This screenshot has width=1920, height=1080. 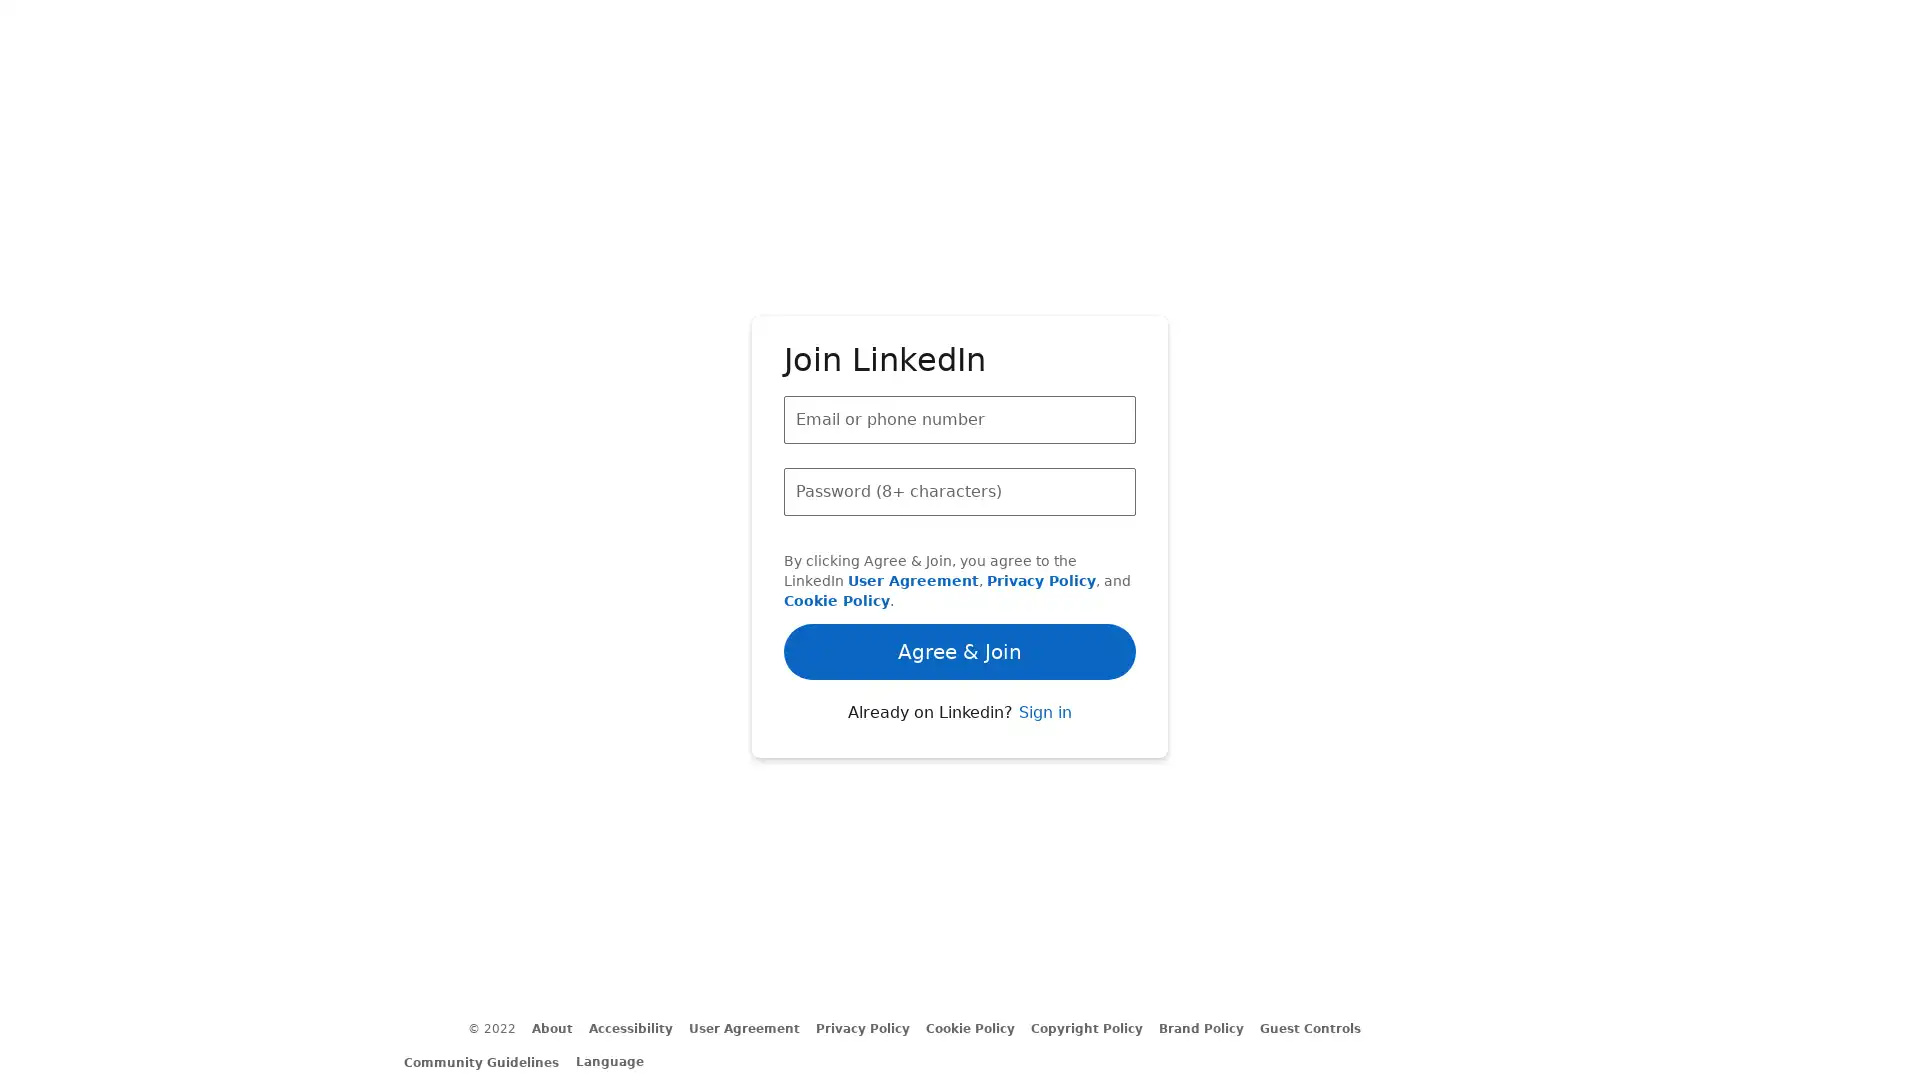 I want to click on Agree & Join, so click(x=960, y=593).